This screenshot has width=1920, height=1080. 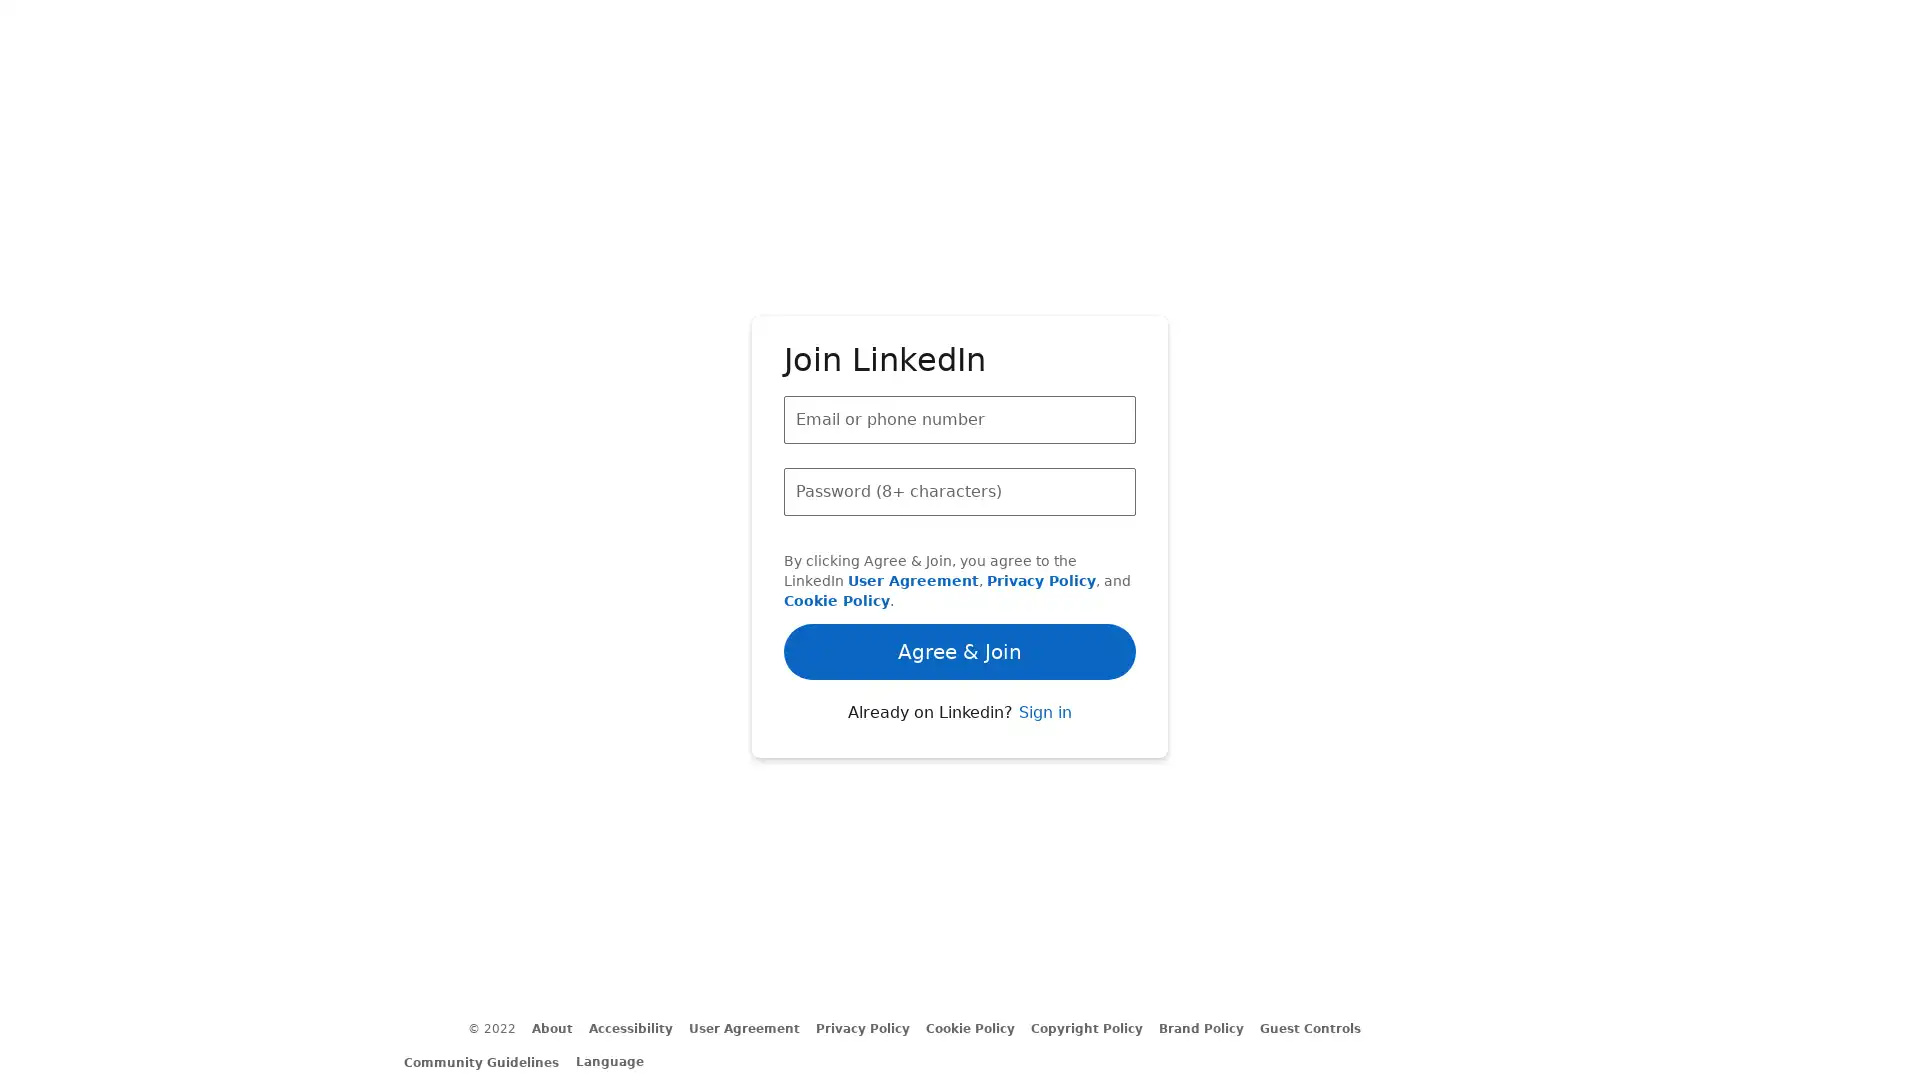 I want to click on Agree & Join, so click(x=960, y=593).